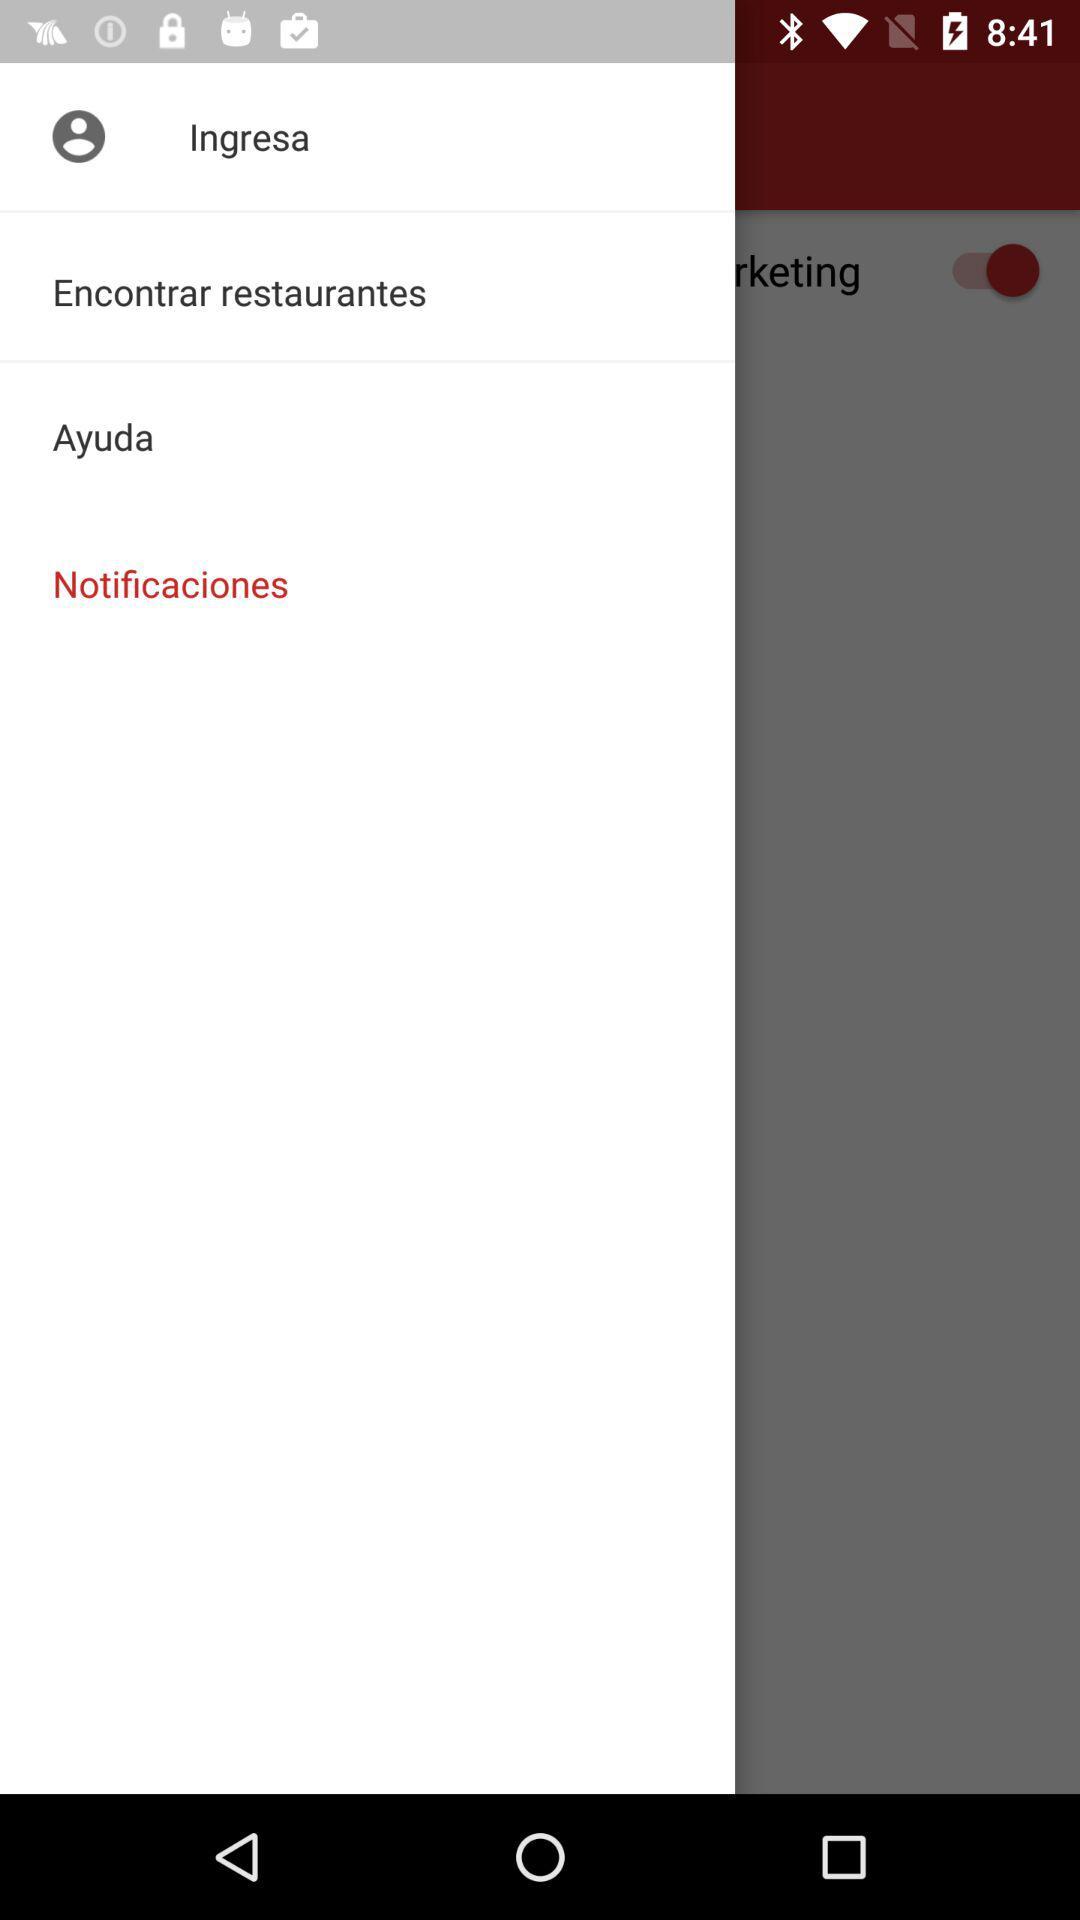  What do you see at coordinates (367, 135) in the screenshot?
I see `the ingresa icon` at bounding box center [367, 135].